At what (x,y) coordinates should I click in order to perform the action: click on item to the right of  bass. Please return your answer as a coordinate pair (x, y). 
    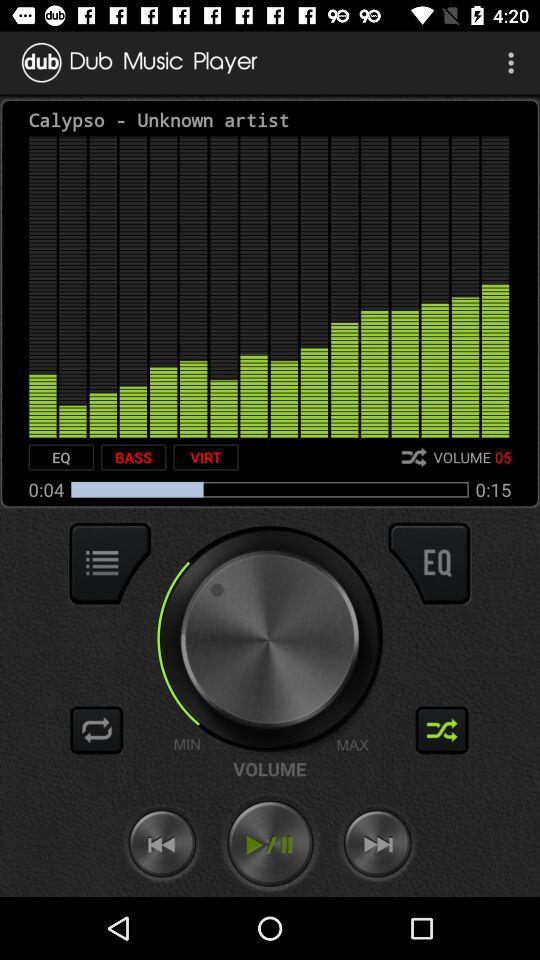
    Looking at the image, I should click on (205, 457).